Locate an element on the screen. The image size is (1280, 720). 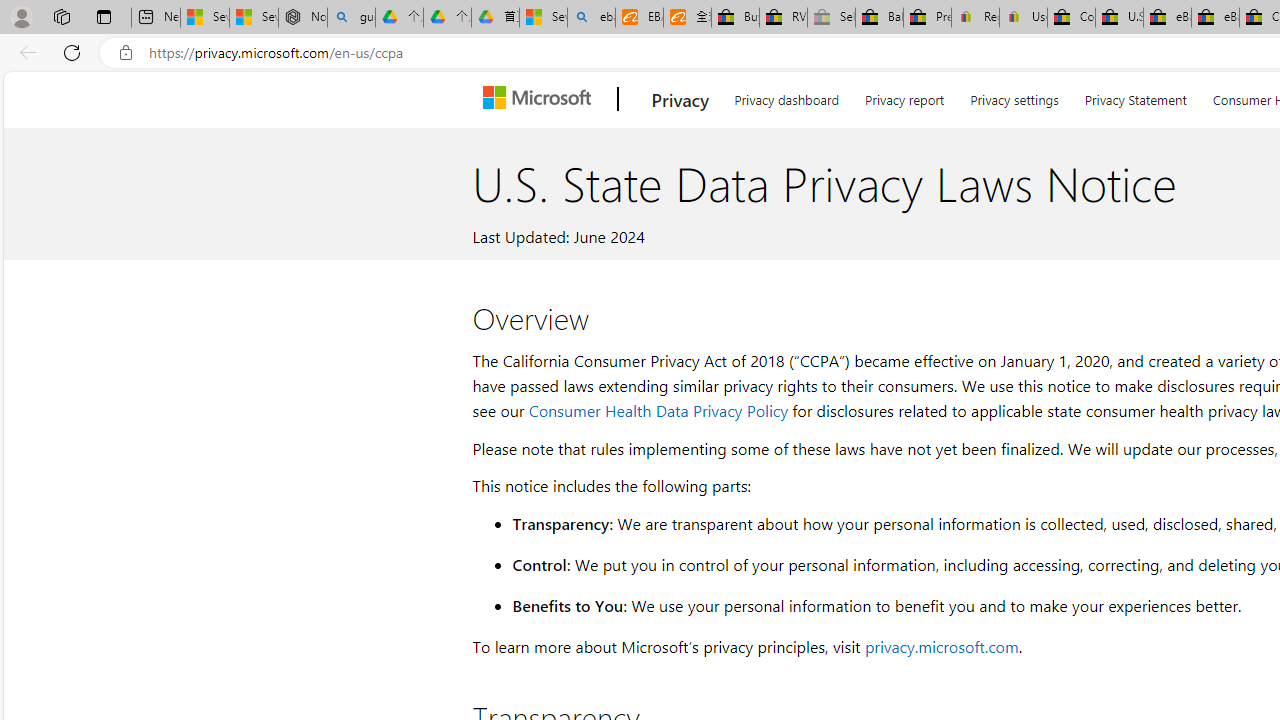
'Privacy' is located at coordinates (680, 99).